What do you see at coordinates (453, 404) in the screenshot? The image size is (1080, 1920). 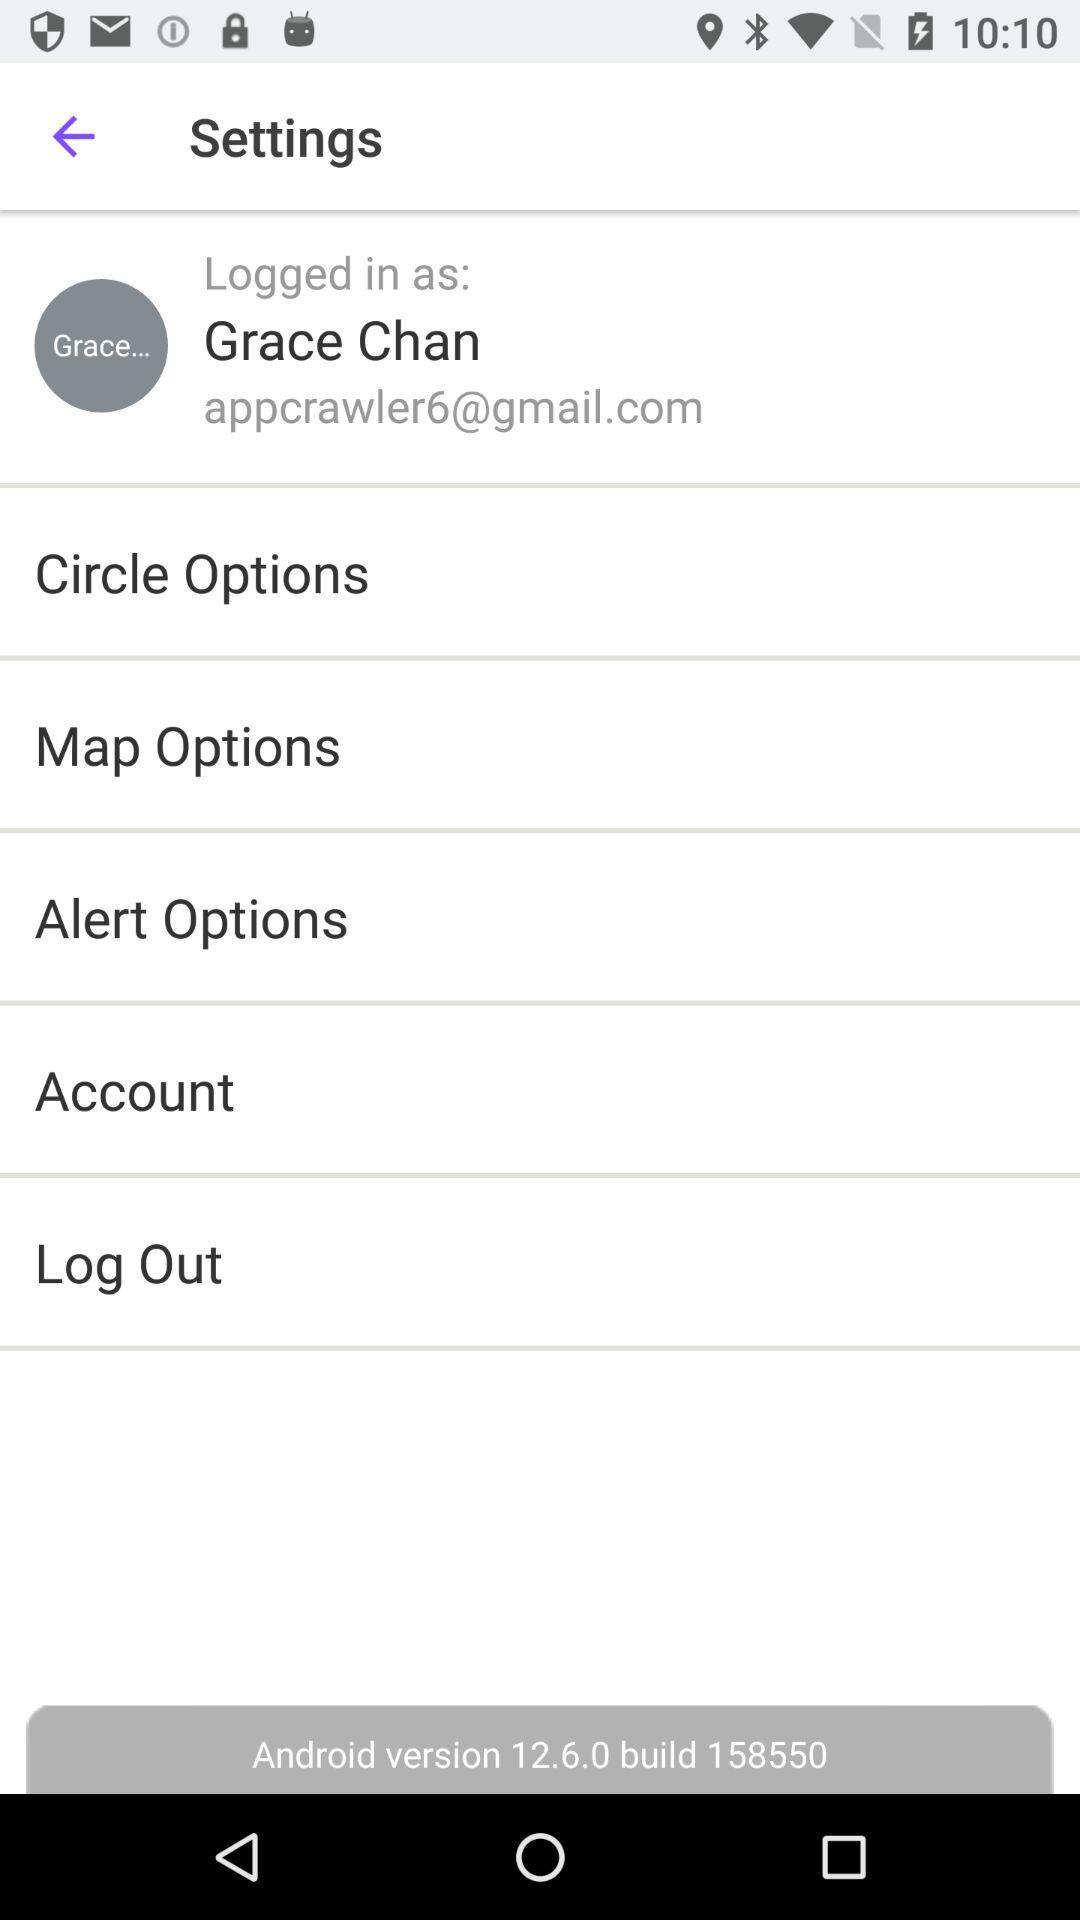 I see `appcrawler6@gmail.com icon` at bounding box center [453, 404].